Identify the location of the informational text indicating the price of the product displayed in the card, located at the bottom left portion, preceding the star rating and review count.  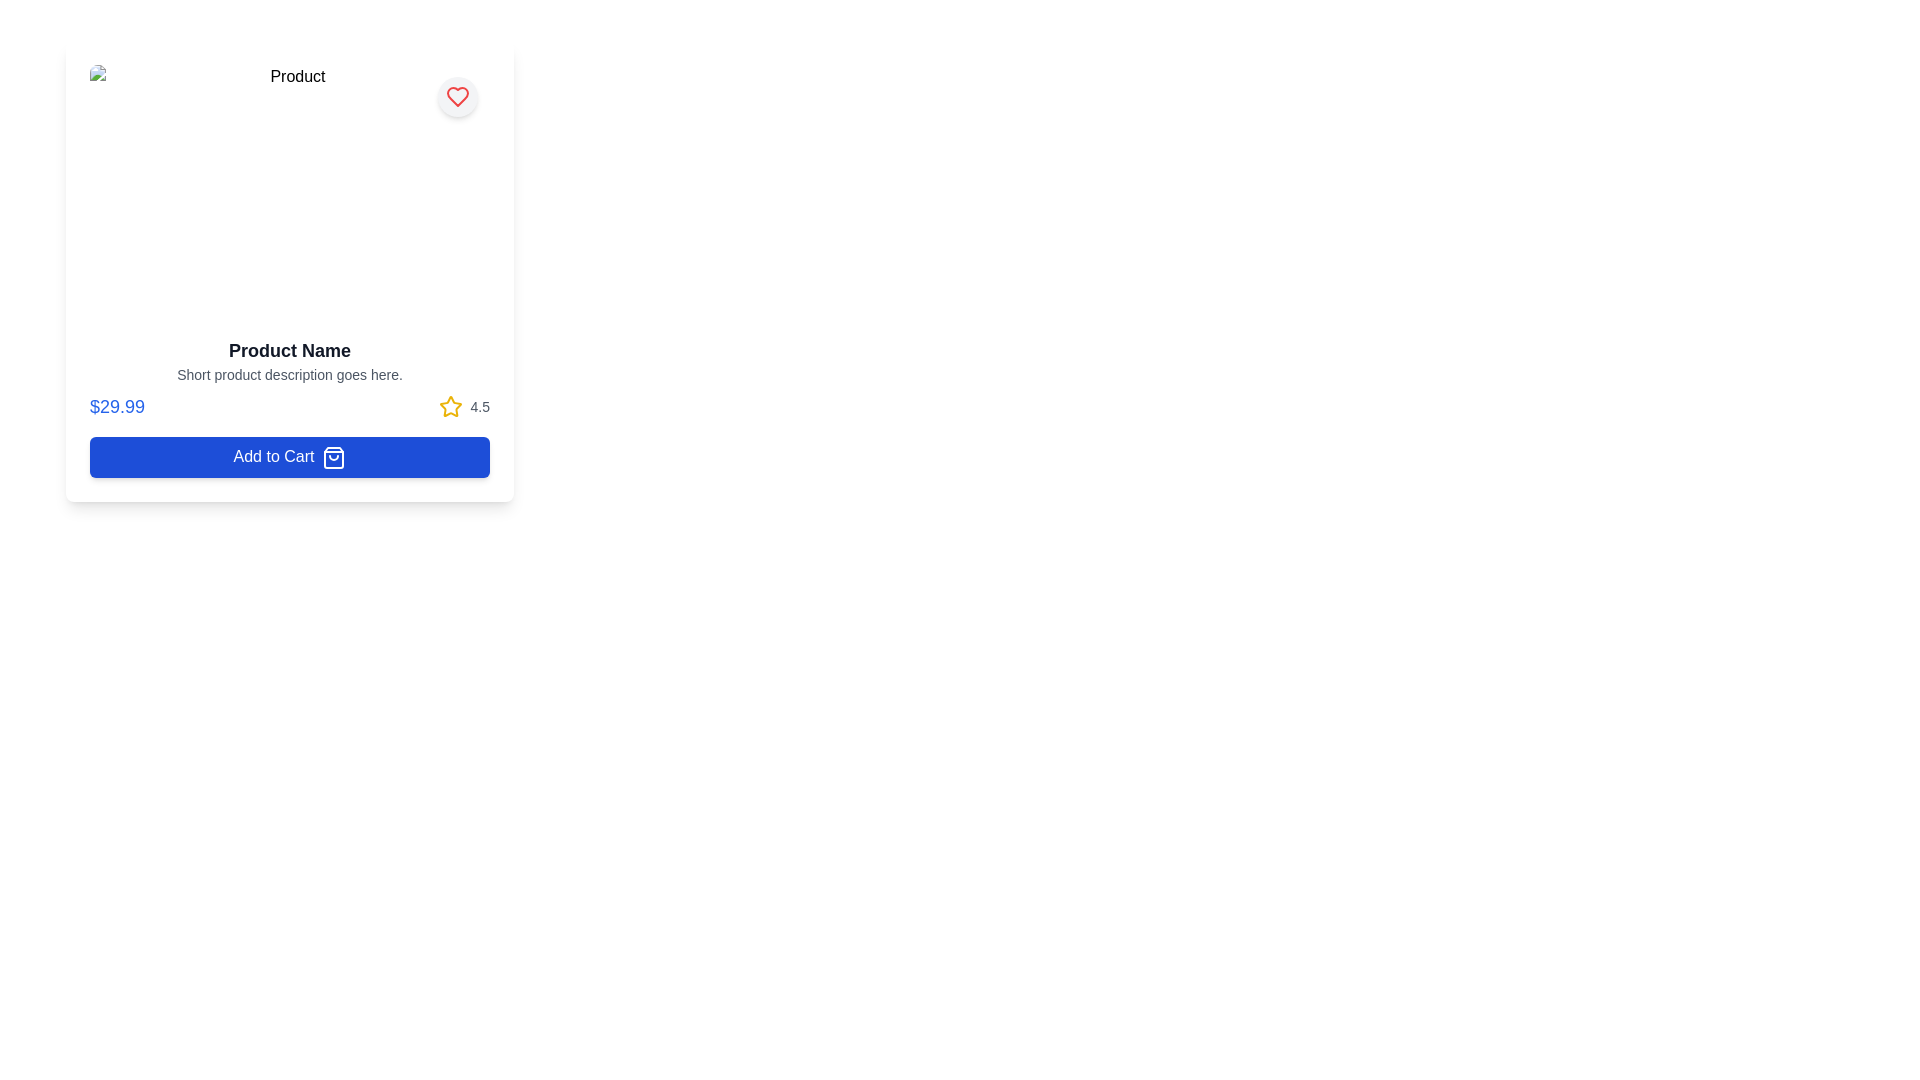
(116, 406).